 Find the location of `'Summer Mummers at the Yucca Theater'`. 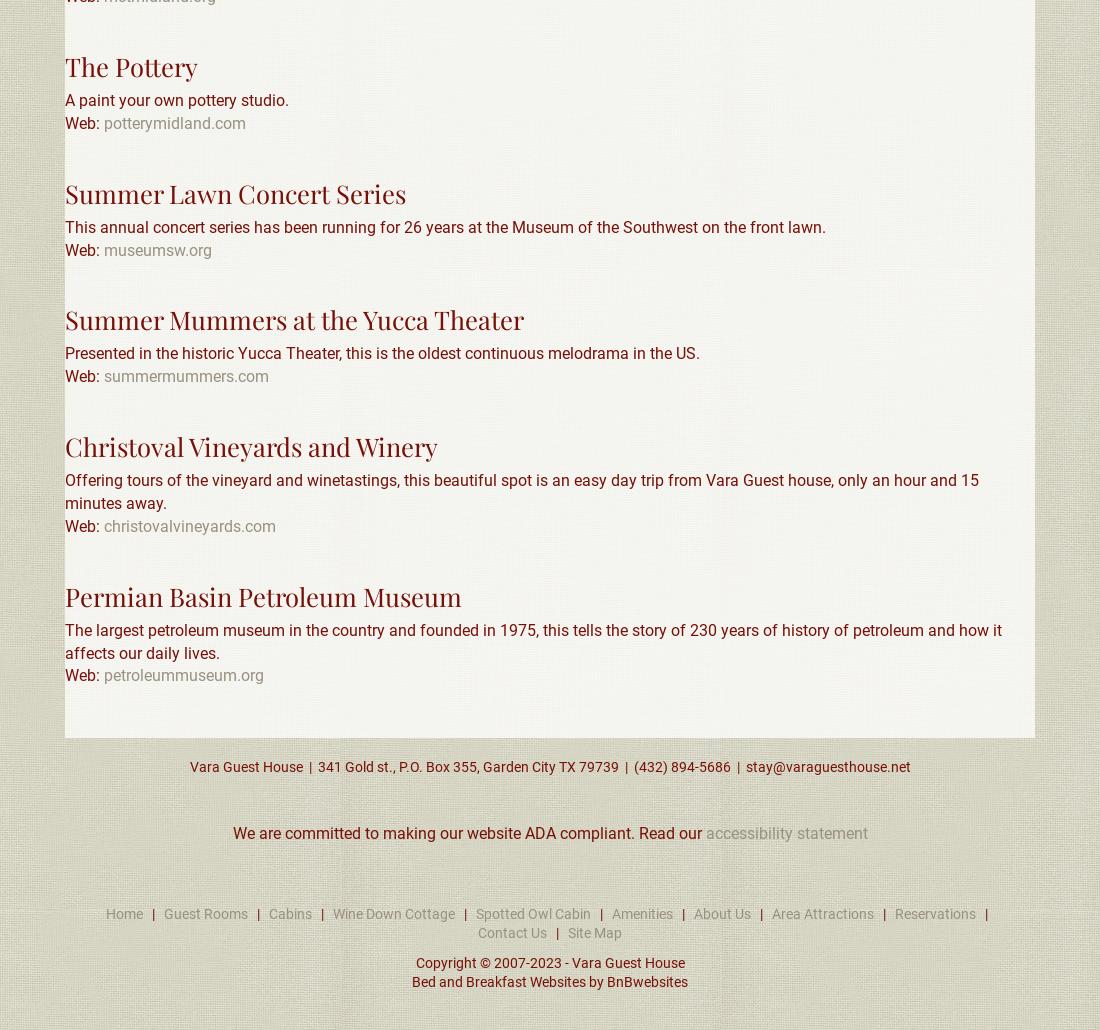

'Summer Mummers at the Yucca Theater' is located at coordinates (293, 317).